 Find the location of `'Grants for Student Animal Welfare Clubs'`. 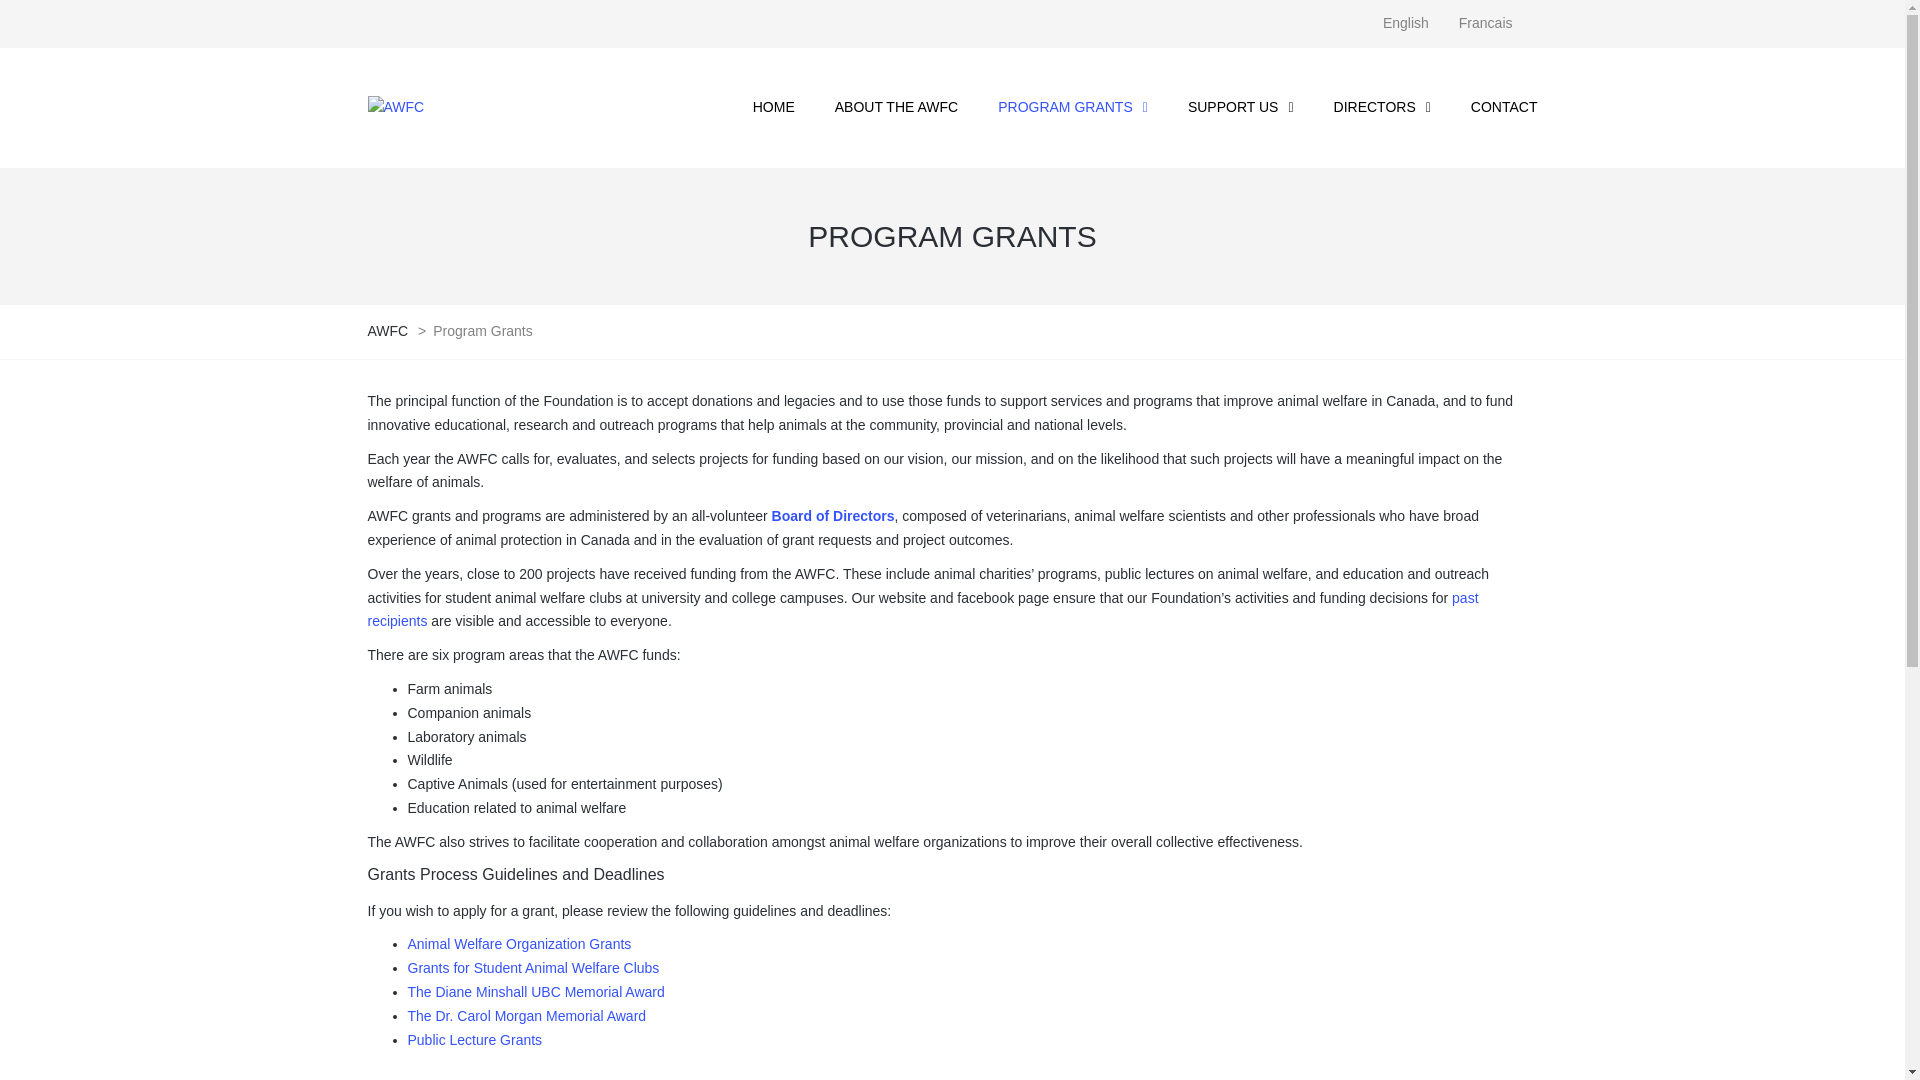

'Grants for Student Animal Welfare Clubs' is located at coordinates (533, 967).